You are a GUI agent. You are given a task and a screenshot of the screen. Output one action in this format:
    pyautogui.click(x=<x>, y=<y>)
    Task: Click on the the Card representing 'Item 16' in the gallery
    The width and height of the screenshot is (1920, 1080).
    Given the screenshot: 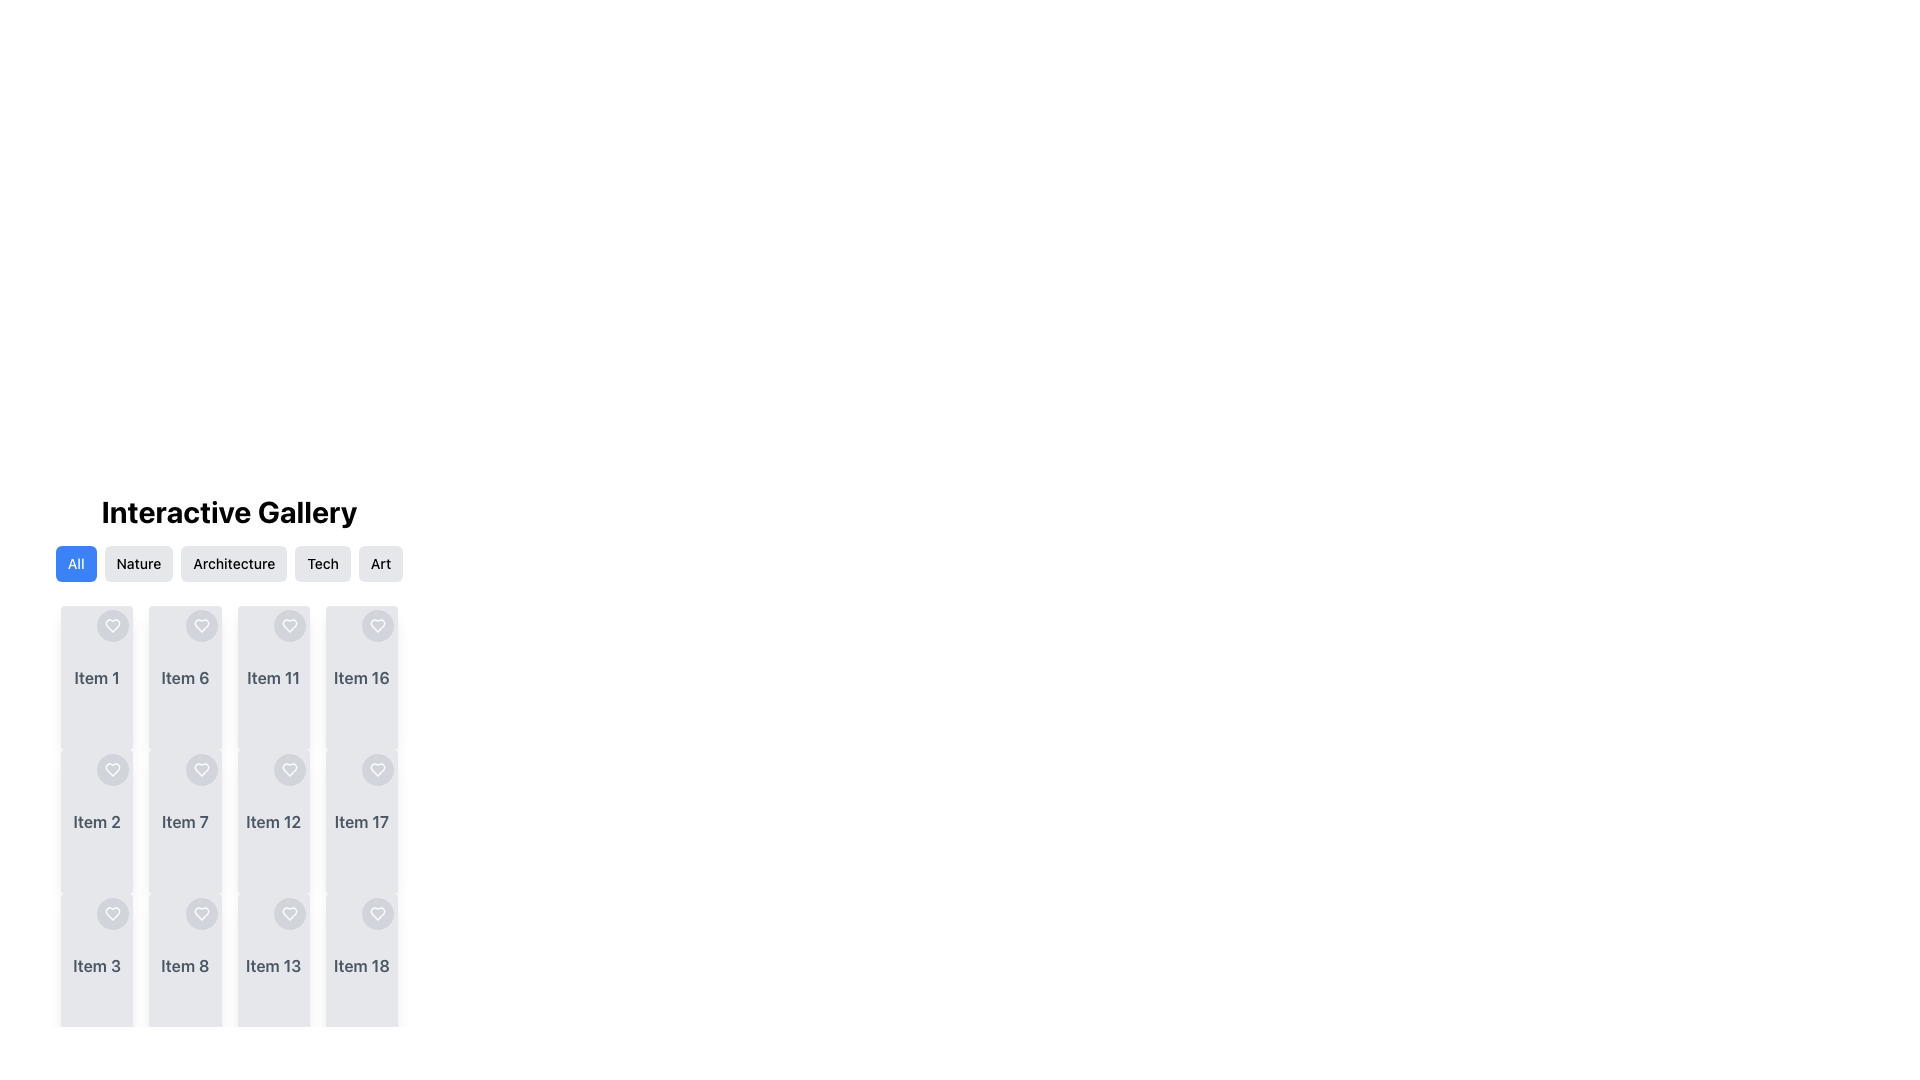 What is the action you would take?
    pyautogui.click(x=361, y=677)
    